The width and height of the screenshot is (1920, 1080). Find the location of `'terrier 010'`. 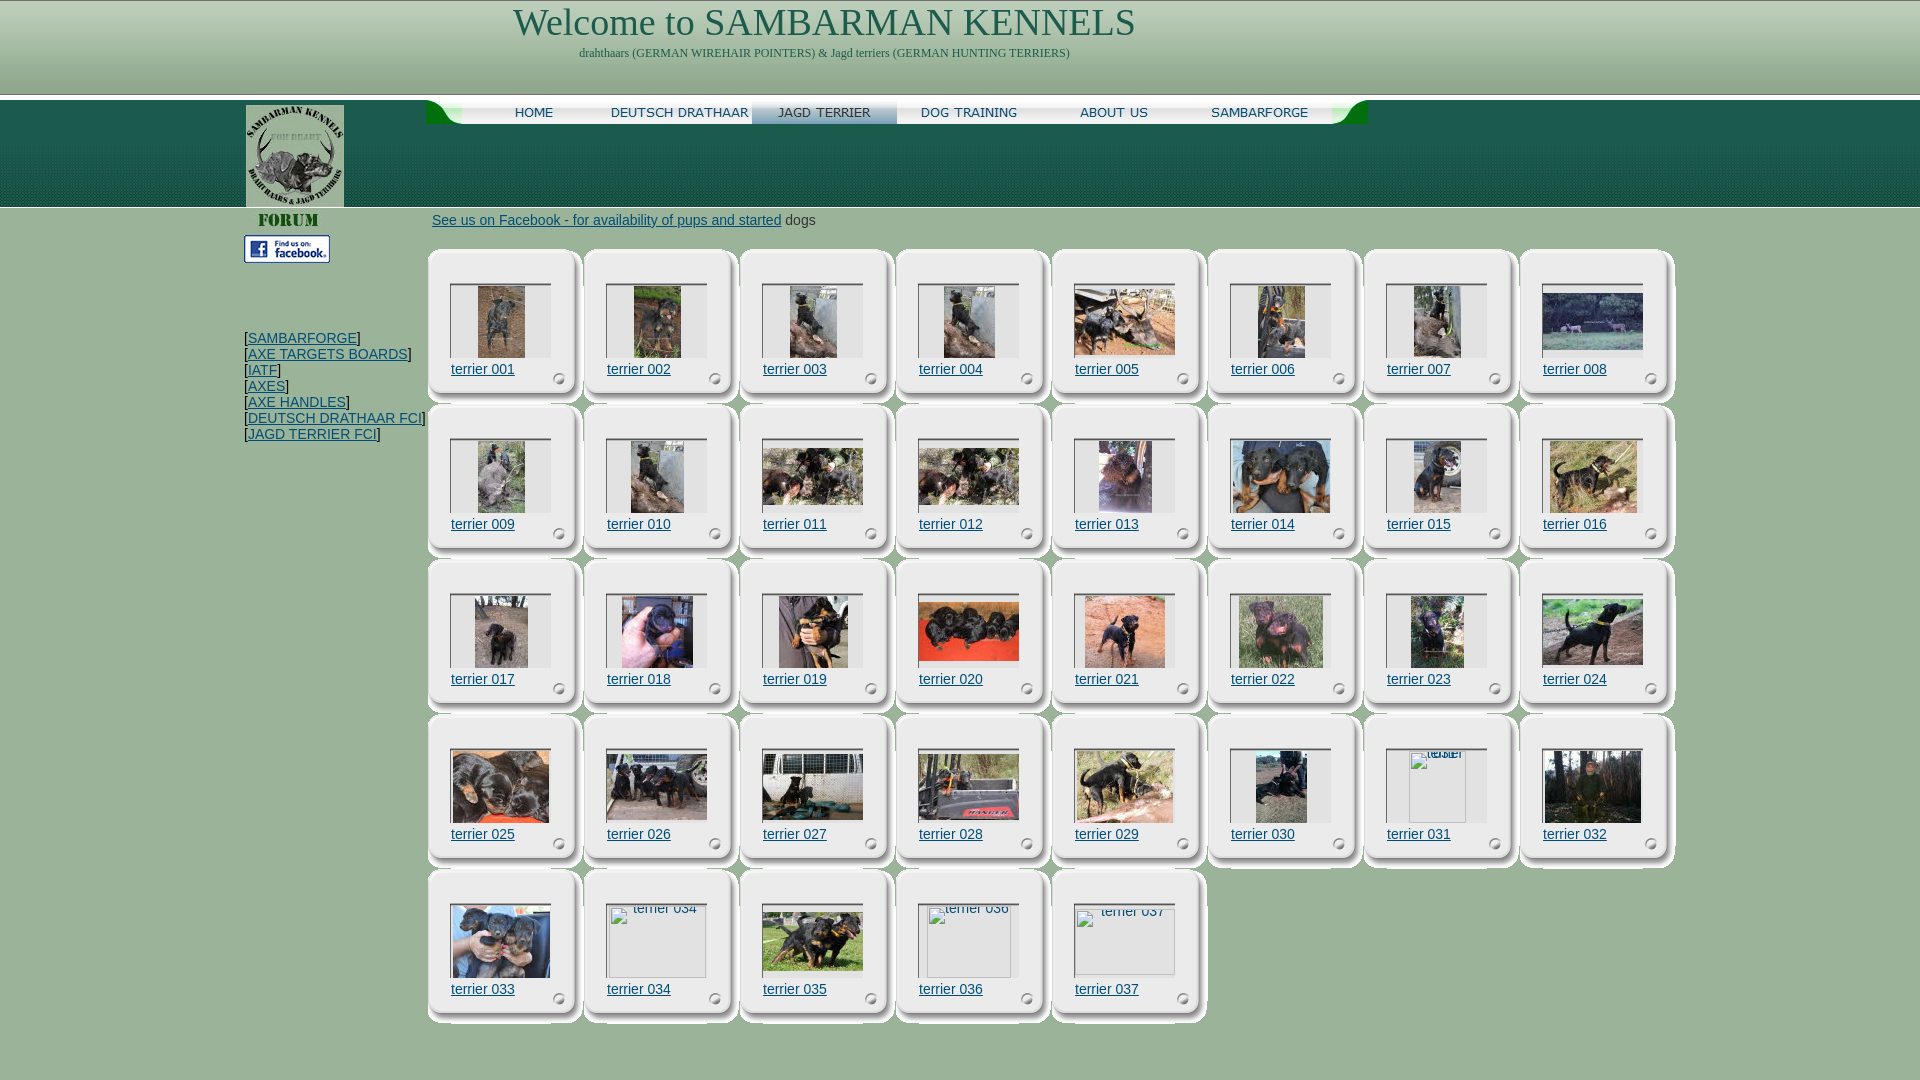

'terrier 010' is located at coordinates (656, 477).